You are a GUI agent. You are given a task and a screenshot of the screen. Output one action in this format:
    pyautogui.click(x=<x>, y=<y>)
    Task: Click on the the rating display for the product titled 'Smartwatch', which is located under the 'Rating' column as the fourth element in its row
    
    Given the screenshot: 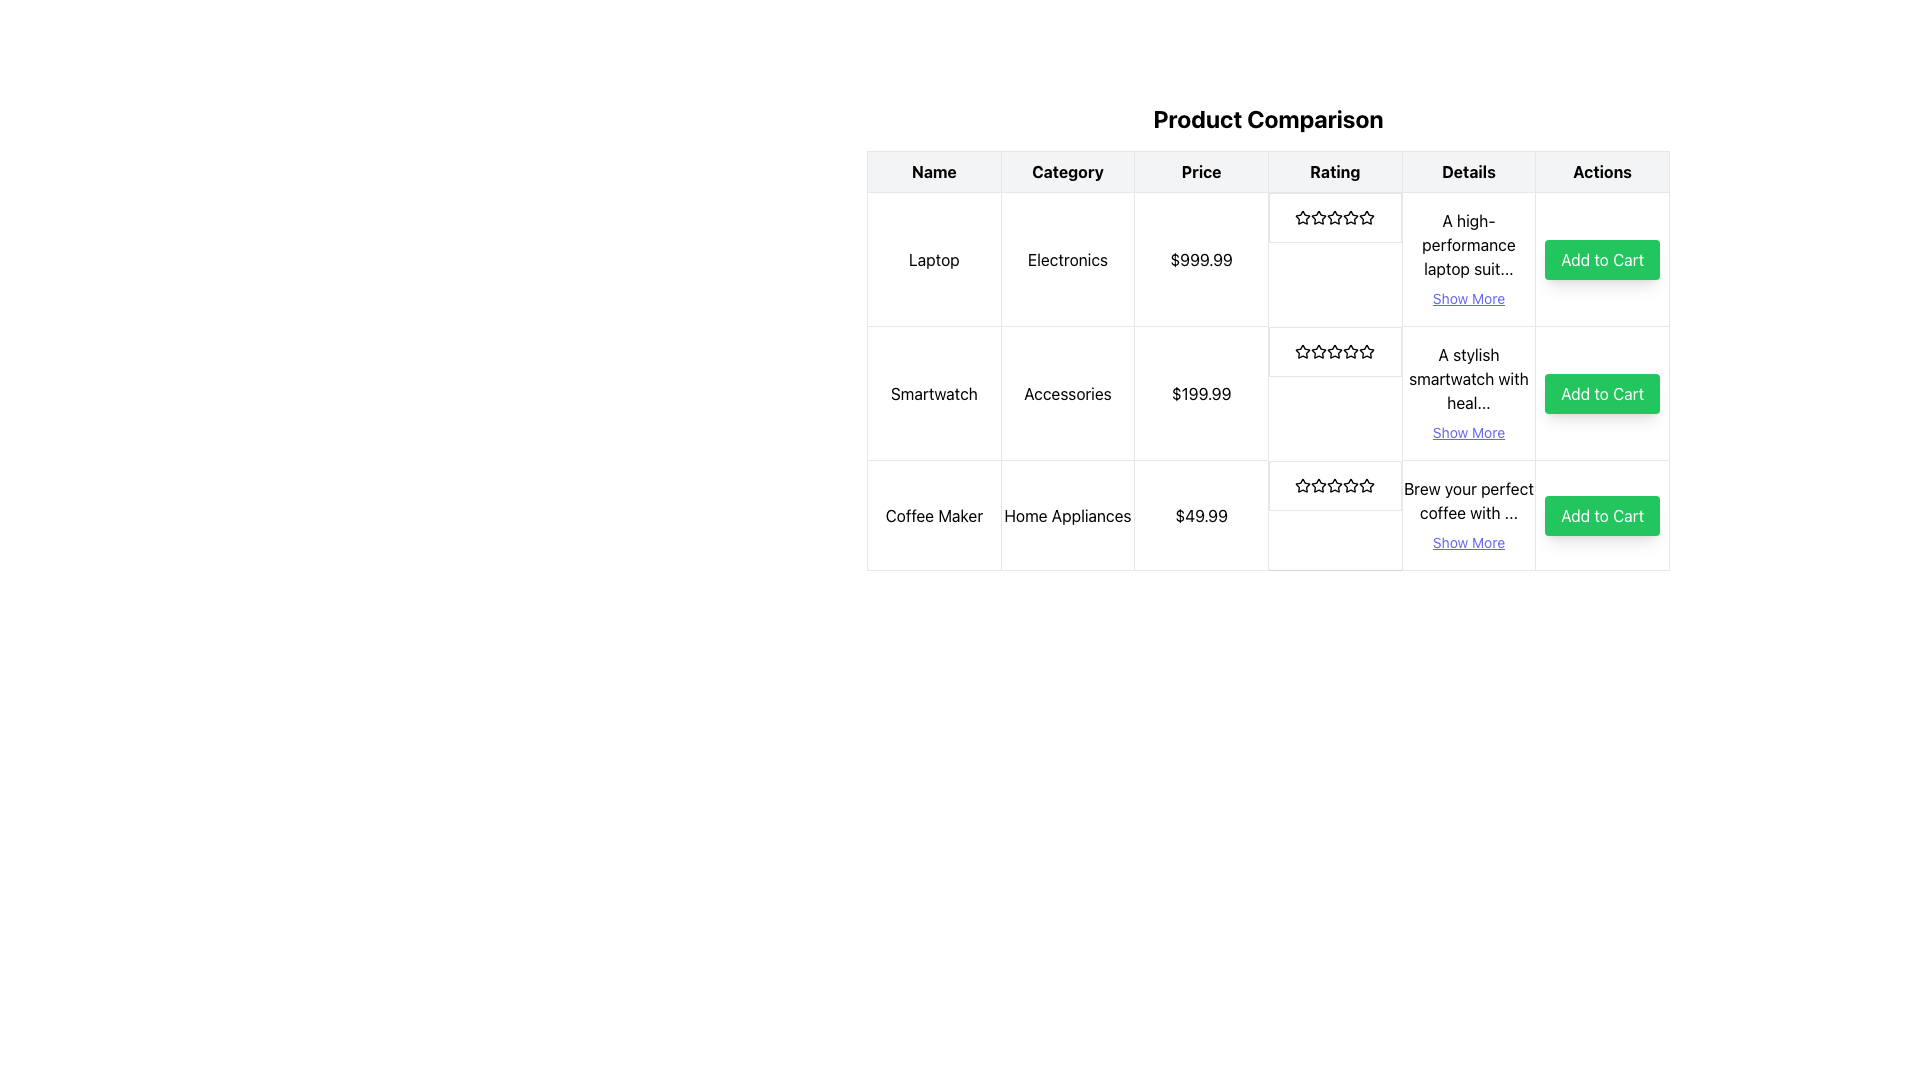 What is the action you would take?
    pyautogui.click(x=1335, y=350)
    